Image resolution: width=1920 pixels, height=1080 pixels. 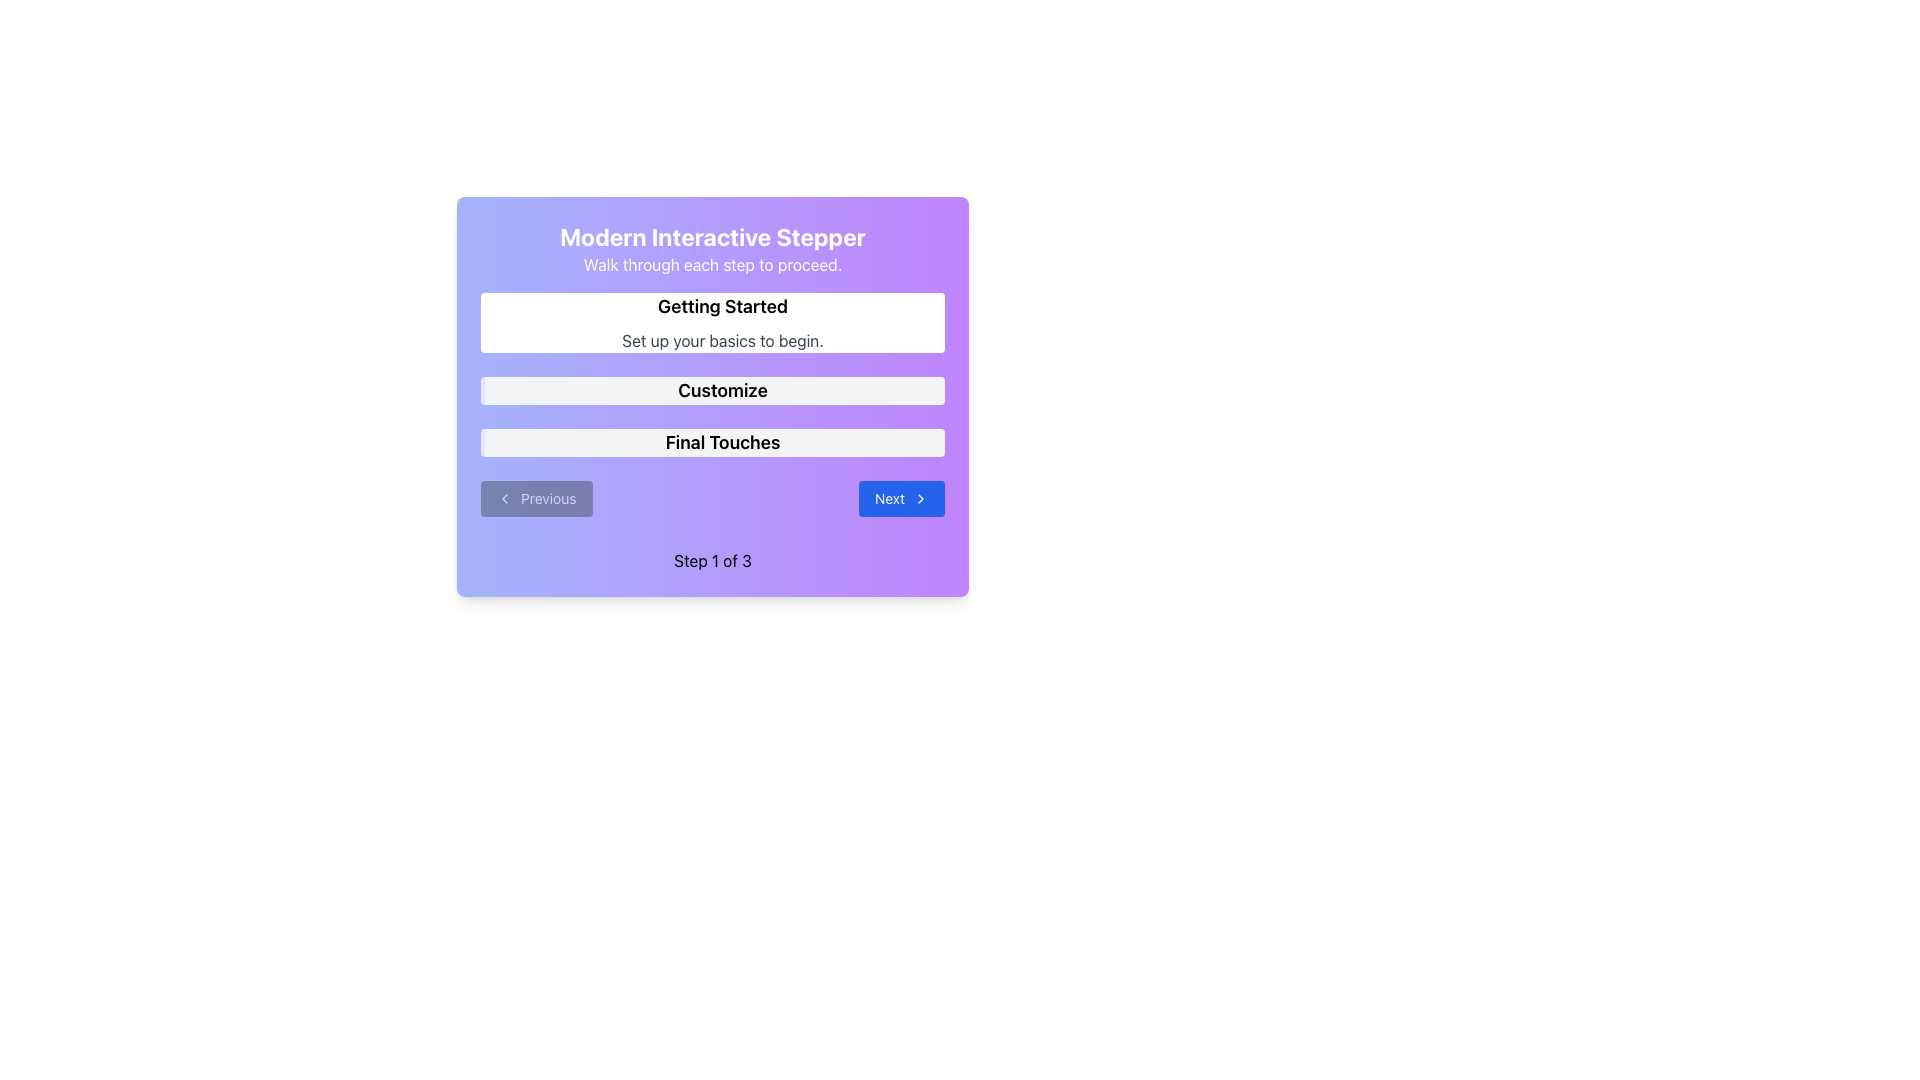 What do you see at coordinates (722, 307) in the screenshot?
I see `the bold text label reading 'Getting Started', which is positioned as the title of a section above the description text` at bounding box center [722, 307].